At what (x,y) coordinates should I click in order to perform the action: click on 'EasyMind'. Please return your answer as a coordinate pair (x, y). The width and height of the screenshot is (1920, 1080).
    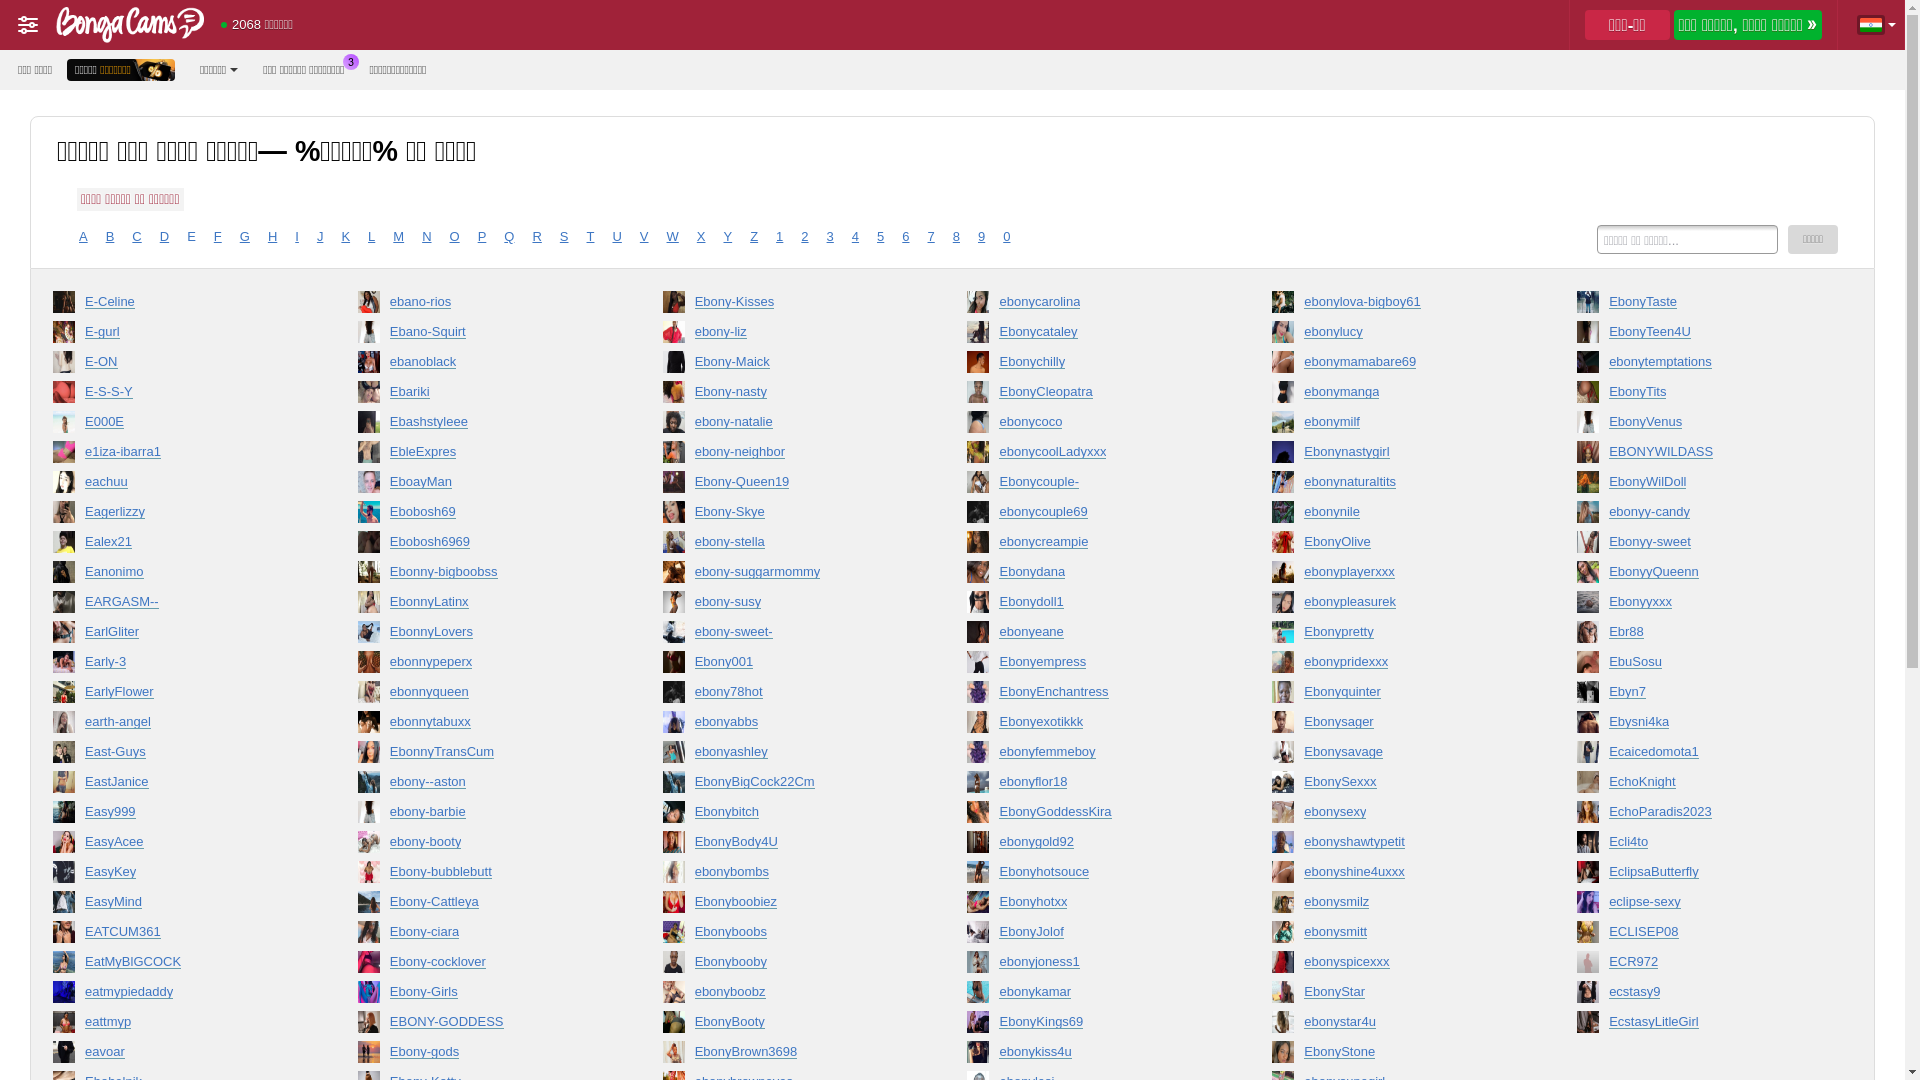
    Looking at the image, I should click on (177, 906).